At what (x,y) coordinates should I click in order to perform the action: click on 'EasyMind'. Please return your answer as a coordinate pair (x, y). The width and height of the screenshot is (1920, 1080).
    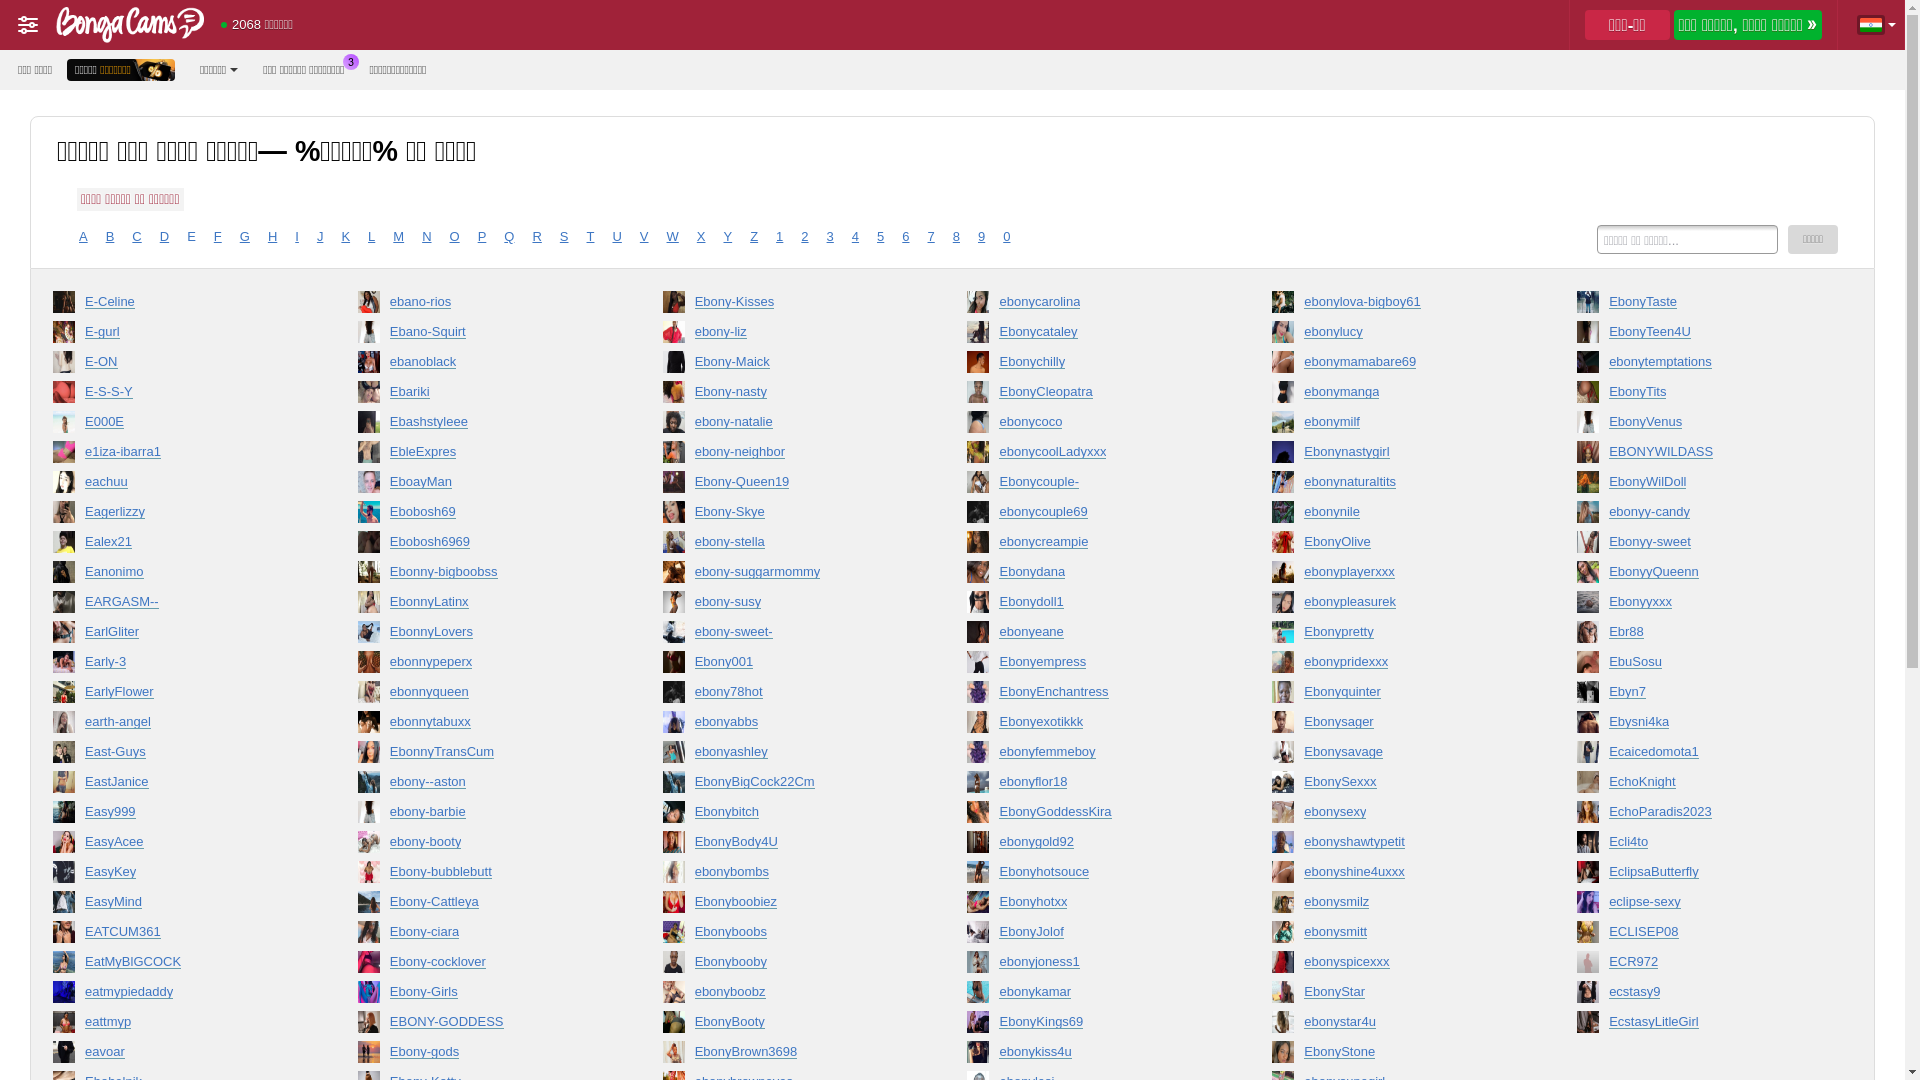
    Looking at the image, I should click on (177, 906).